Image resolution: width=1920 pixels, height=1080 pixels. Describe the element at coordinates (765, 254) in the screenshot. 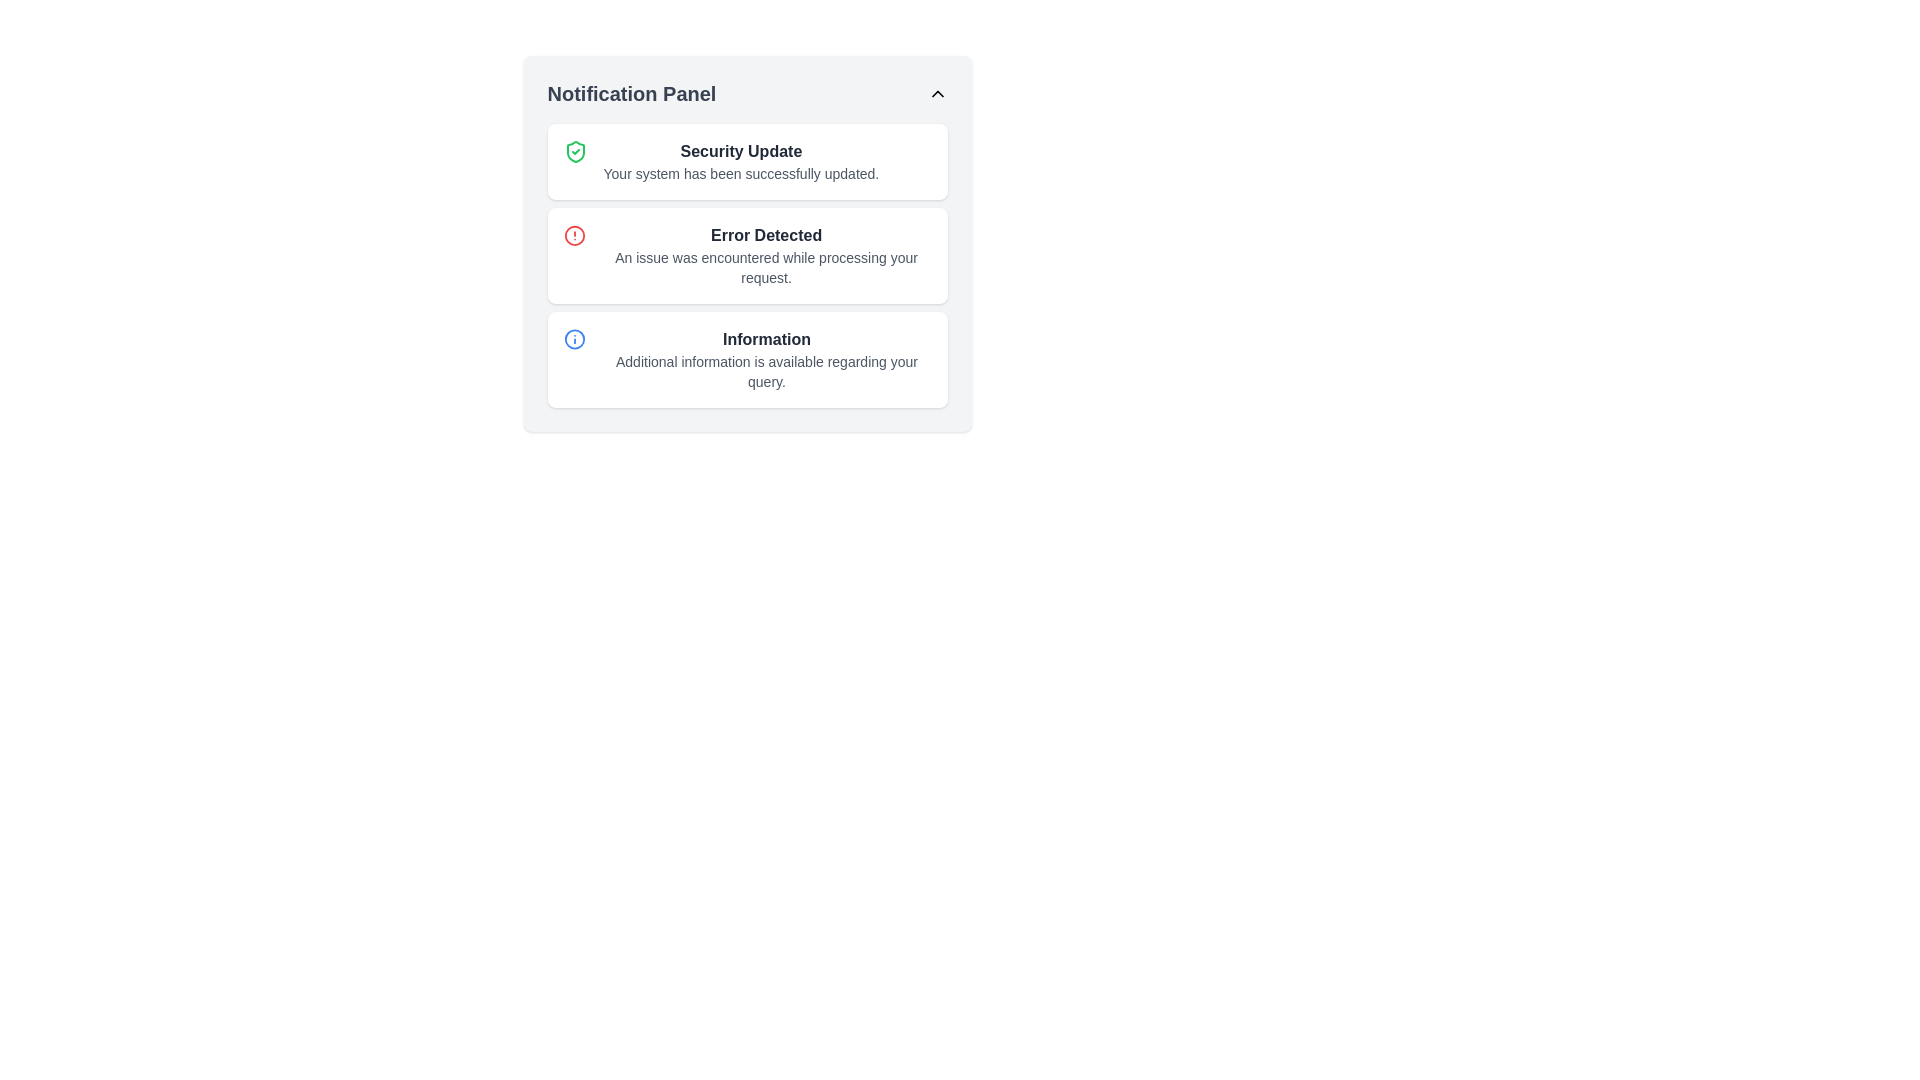

I see `the Notification alert that serves as a message about an encountered issue, positioned between 'Security Update' and 'Information'` at that location.